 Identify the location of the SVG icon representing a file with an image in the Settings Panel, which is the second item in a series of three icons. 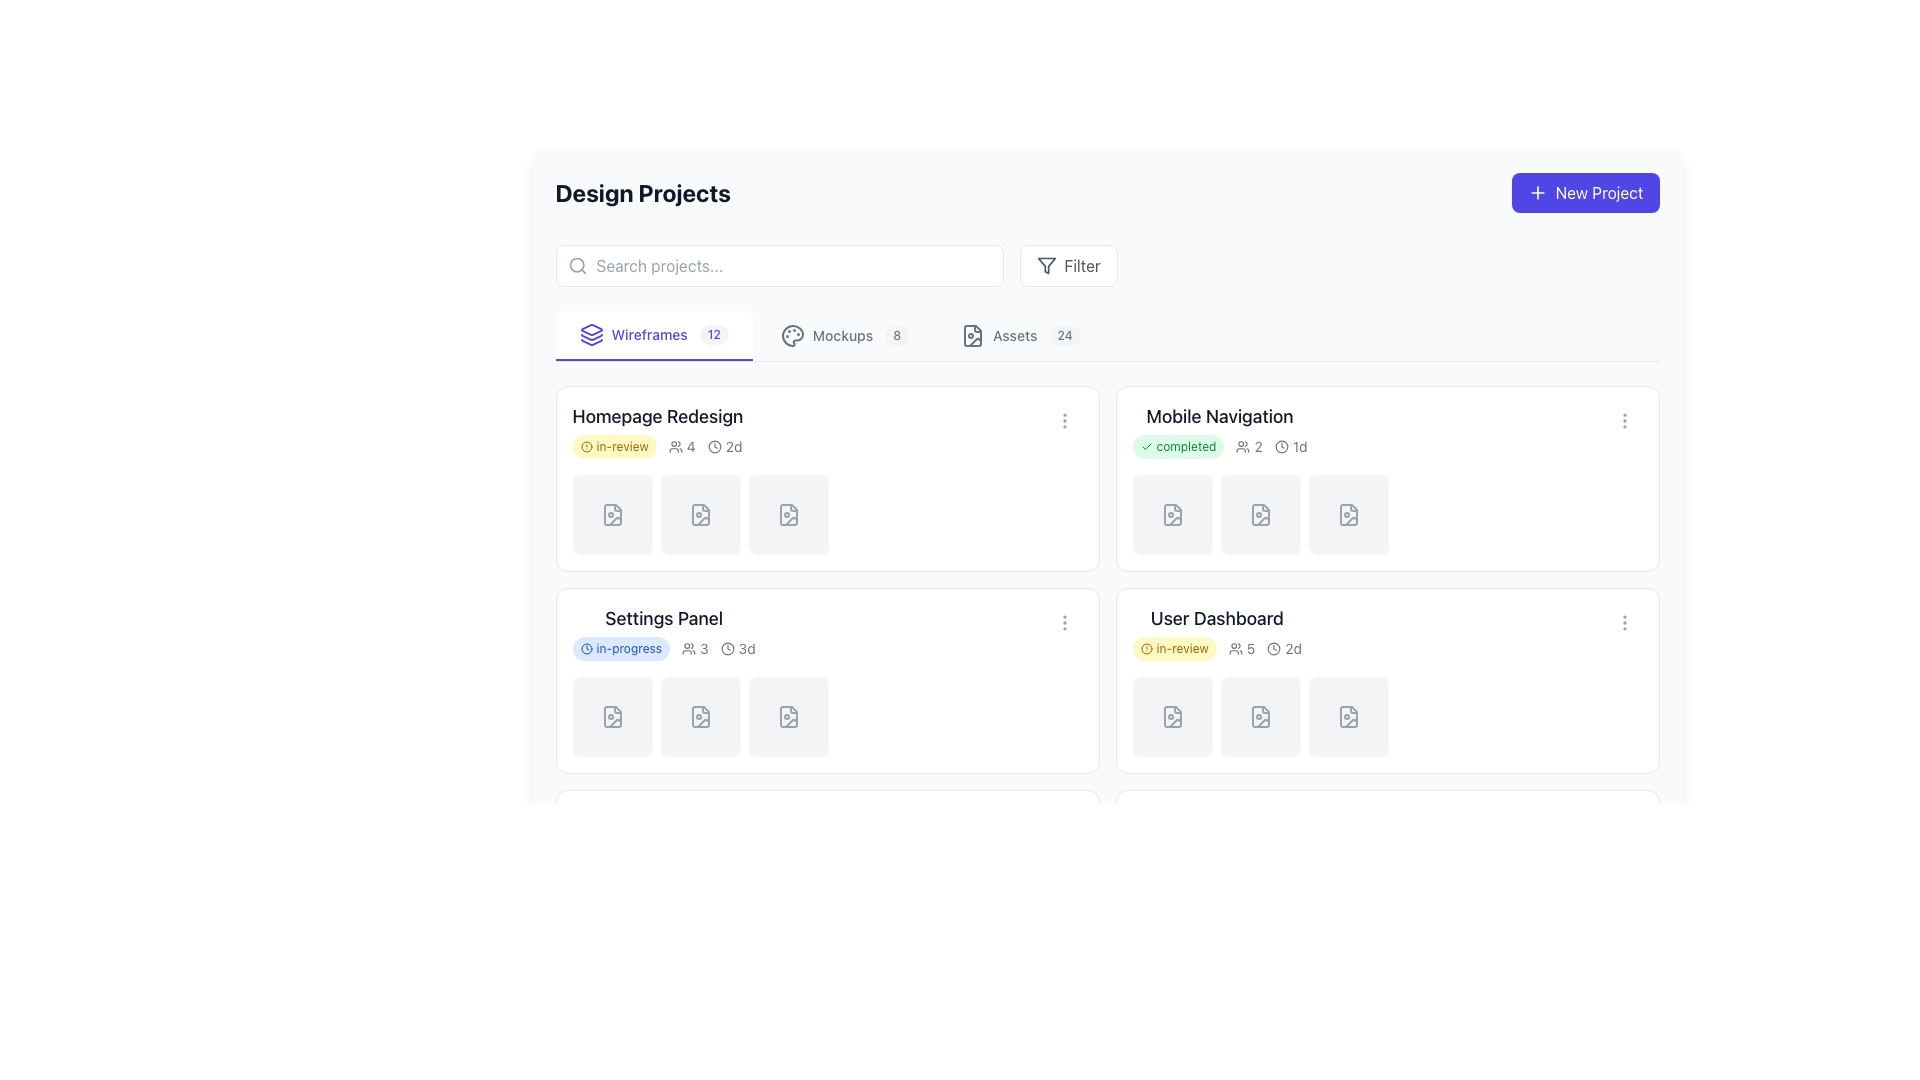
(700, 716).